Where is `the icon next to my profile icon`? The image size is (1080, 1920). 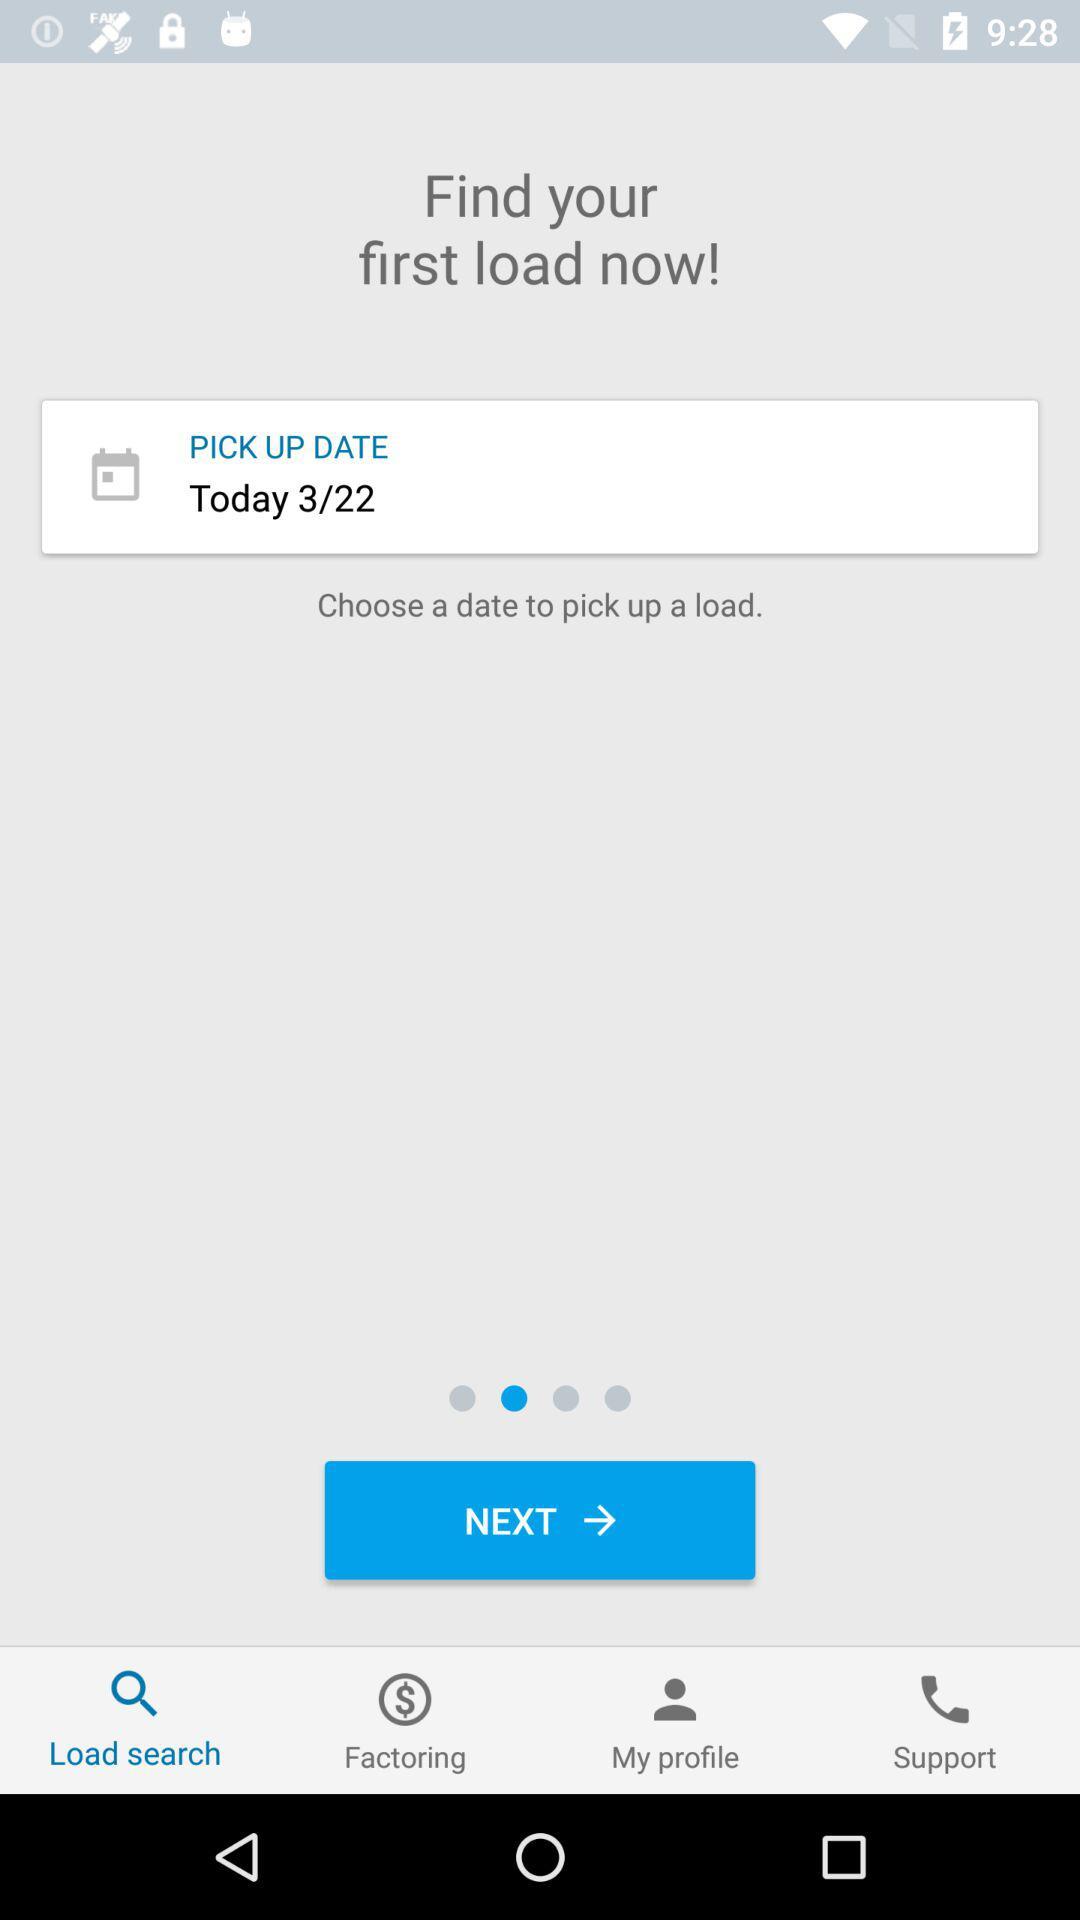
the icon next to my profile icon is located at coordinates (945, 1719).